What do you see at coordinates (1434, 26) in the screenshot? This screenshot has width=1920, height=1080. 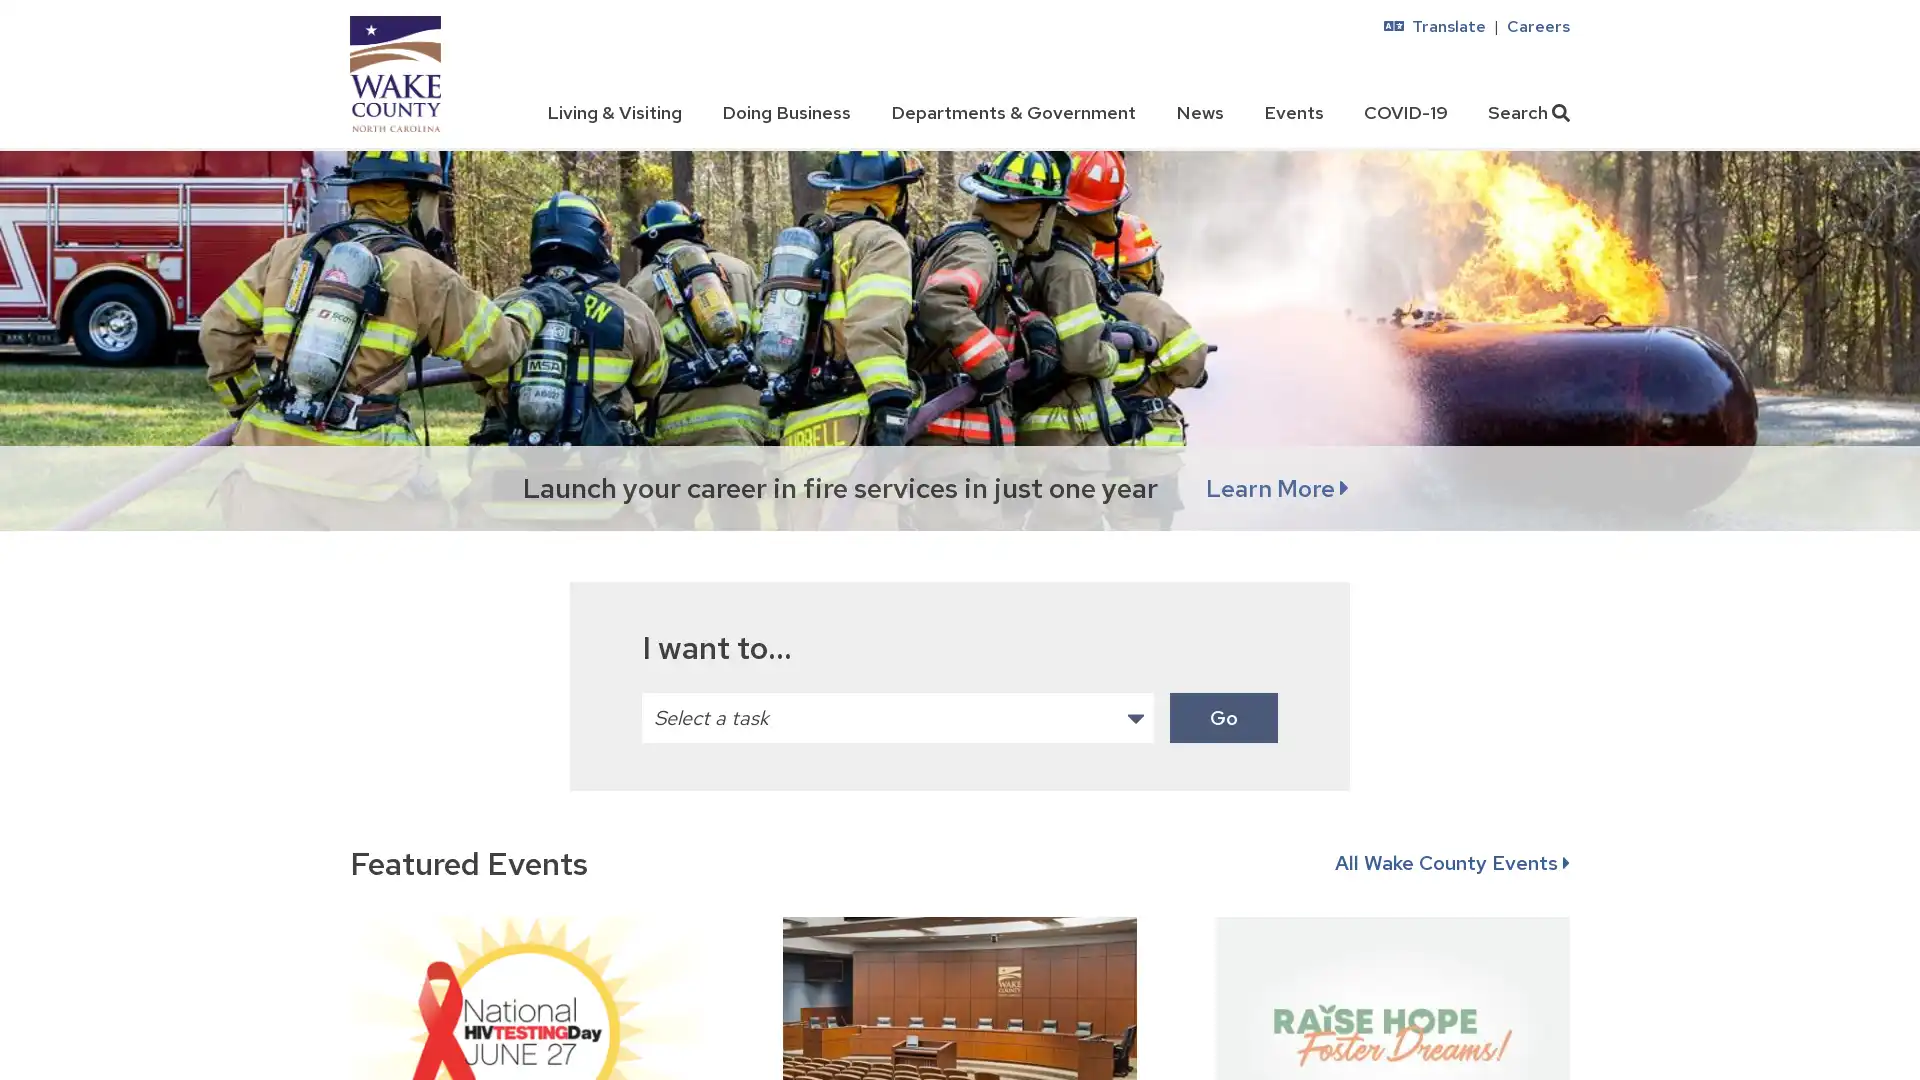 I see `Translate` at bounding box center [1434, 26].